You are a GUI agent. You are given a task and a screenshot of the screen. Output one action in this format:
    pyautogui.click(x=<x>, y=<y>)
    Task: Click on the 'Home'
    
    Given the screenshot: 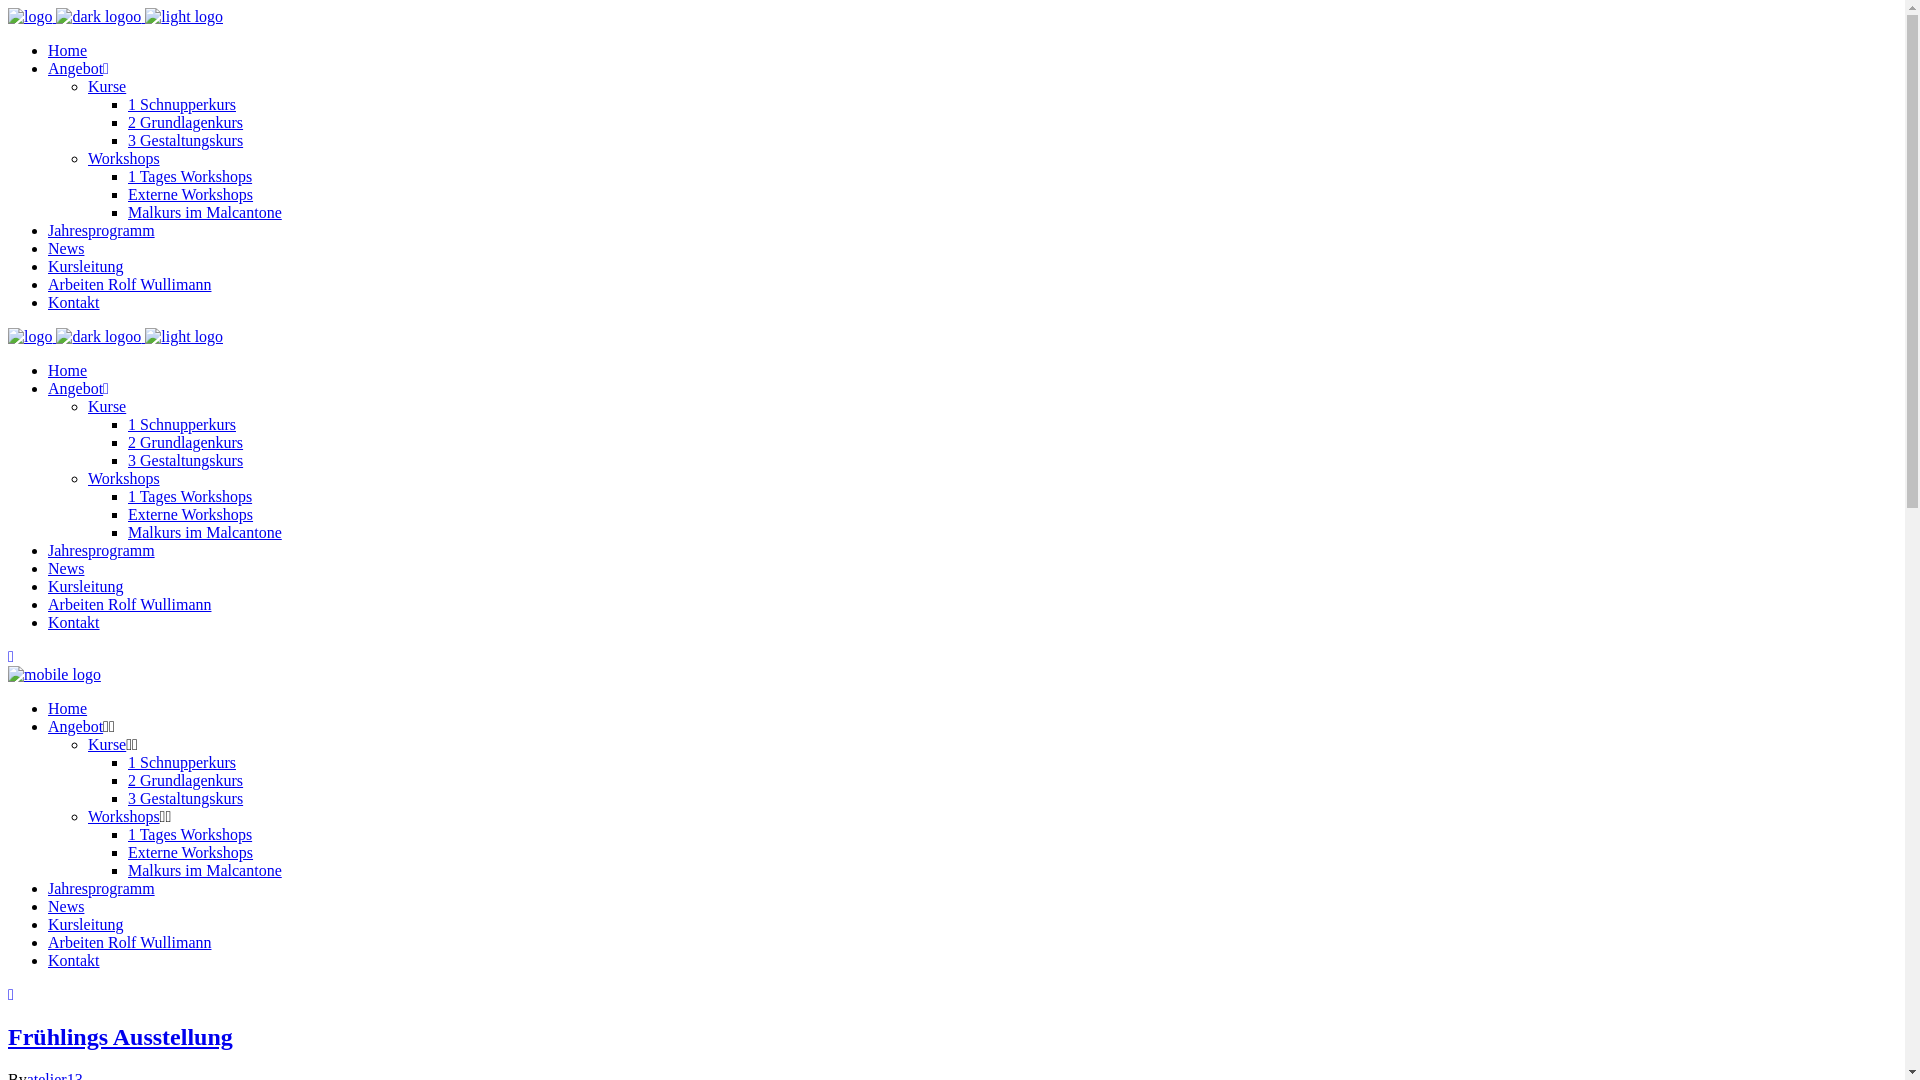 What is the action you would take?
    pyautogui.click(x=67, y=707)
    